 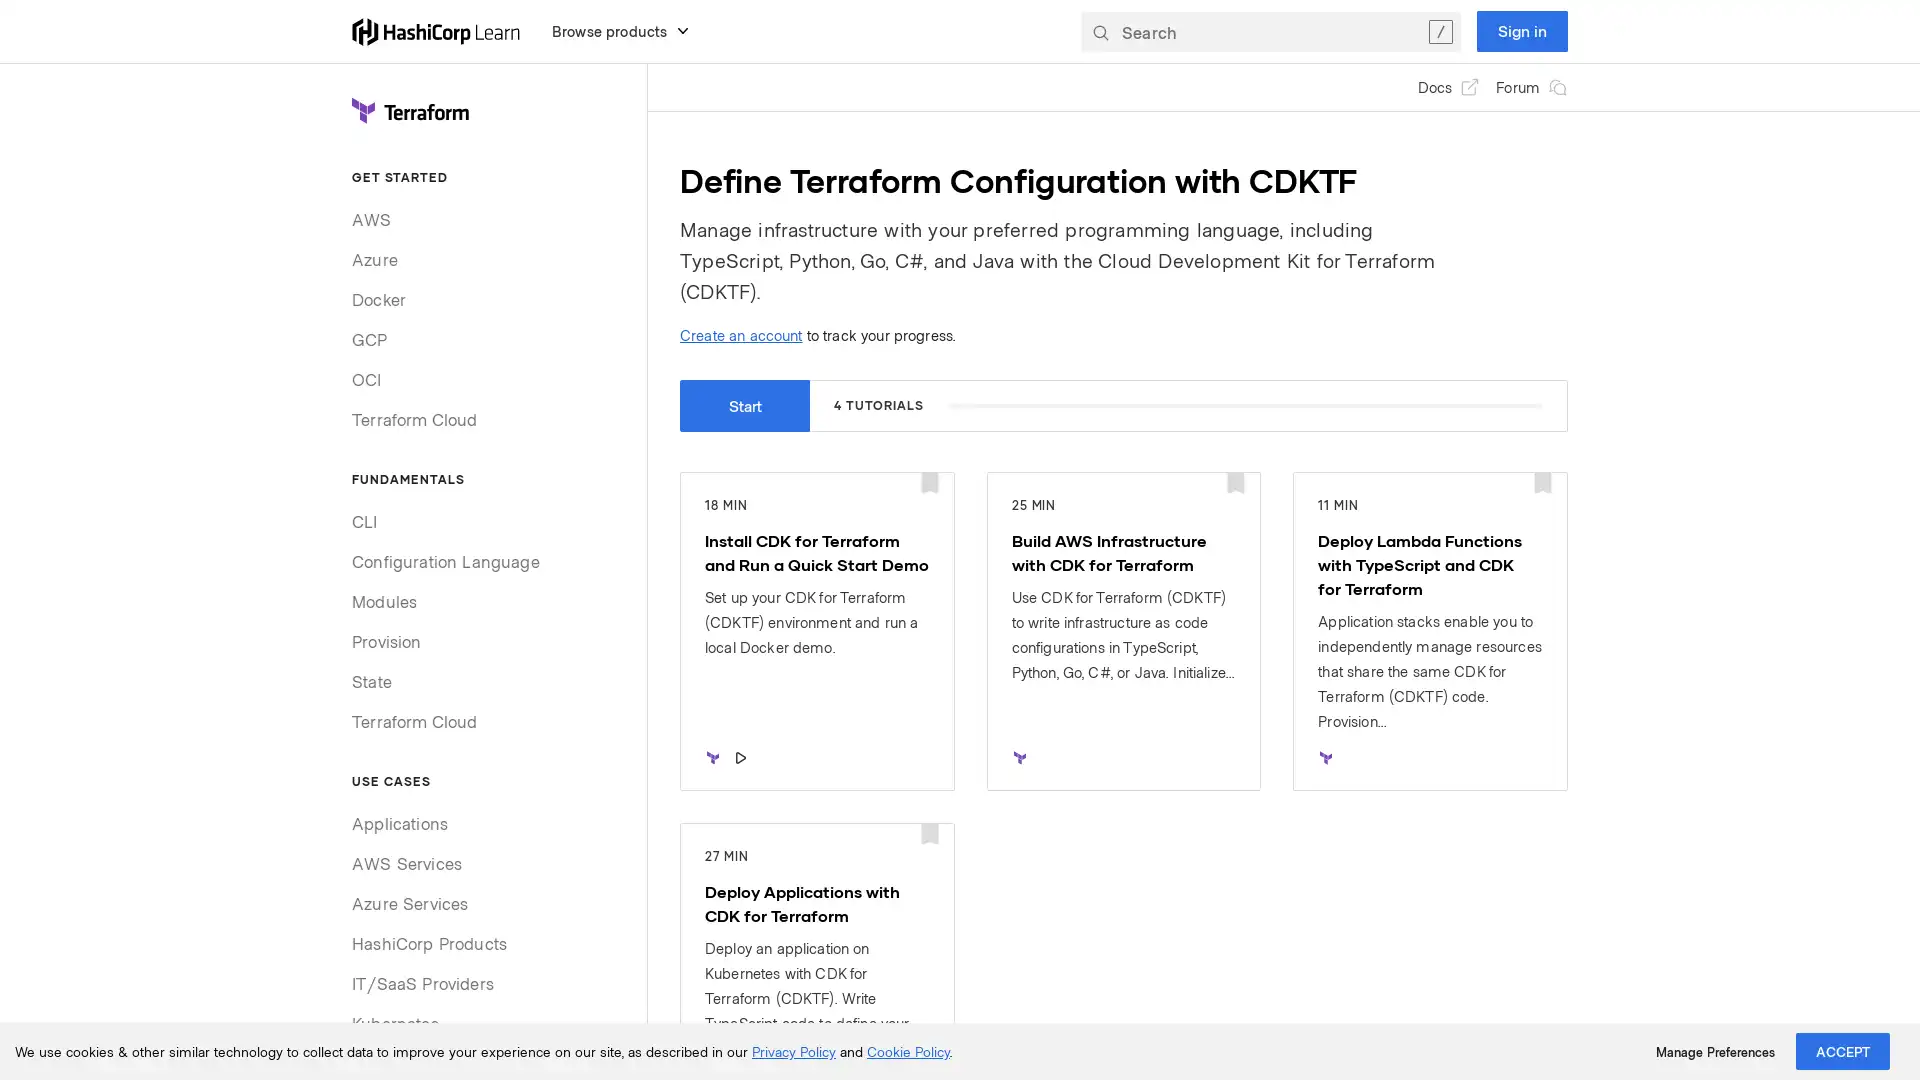 What do you see at coordinates (1521, 30) in the screenshot?
I see `Sign in` at bounding box center [1521, 30].